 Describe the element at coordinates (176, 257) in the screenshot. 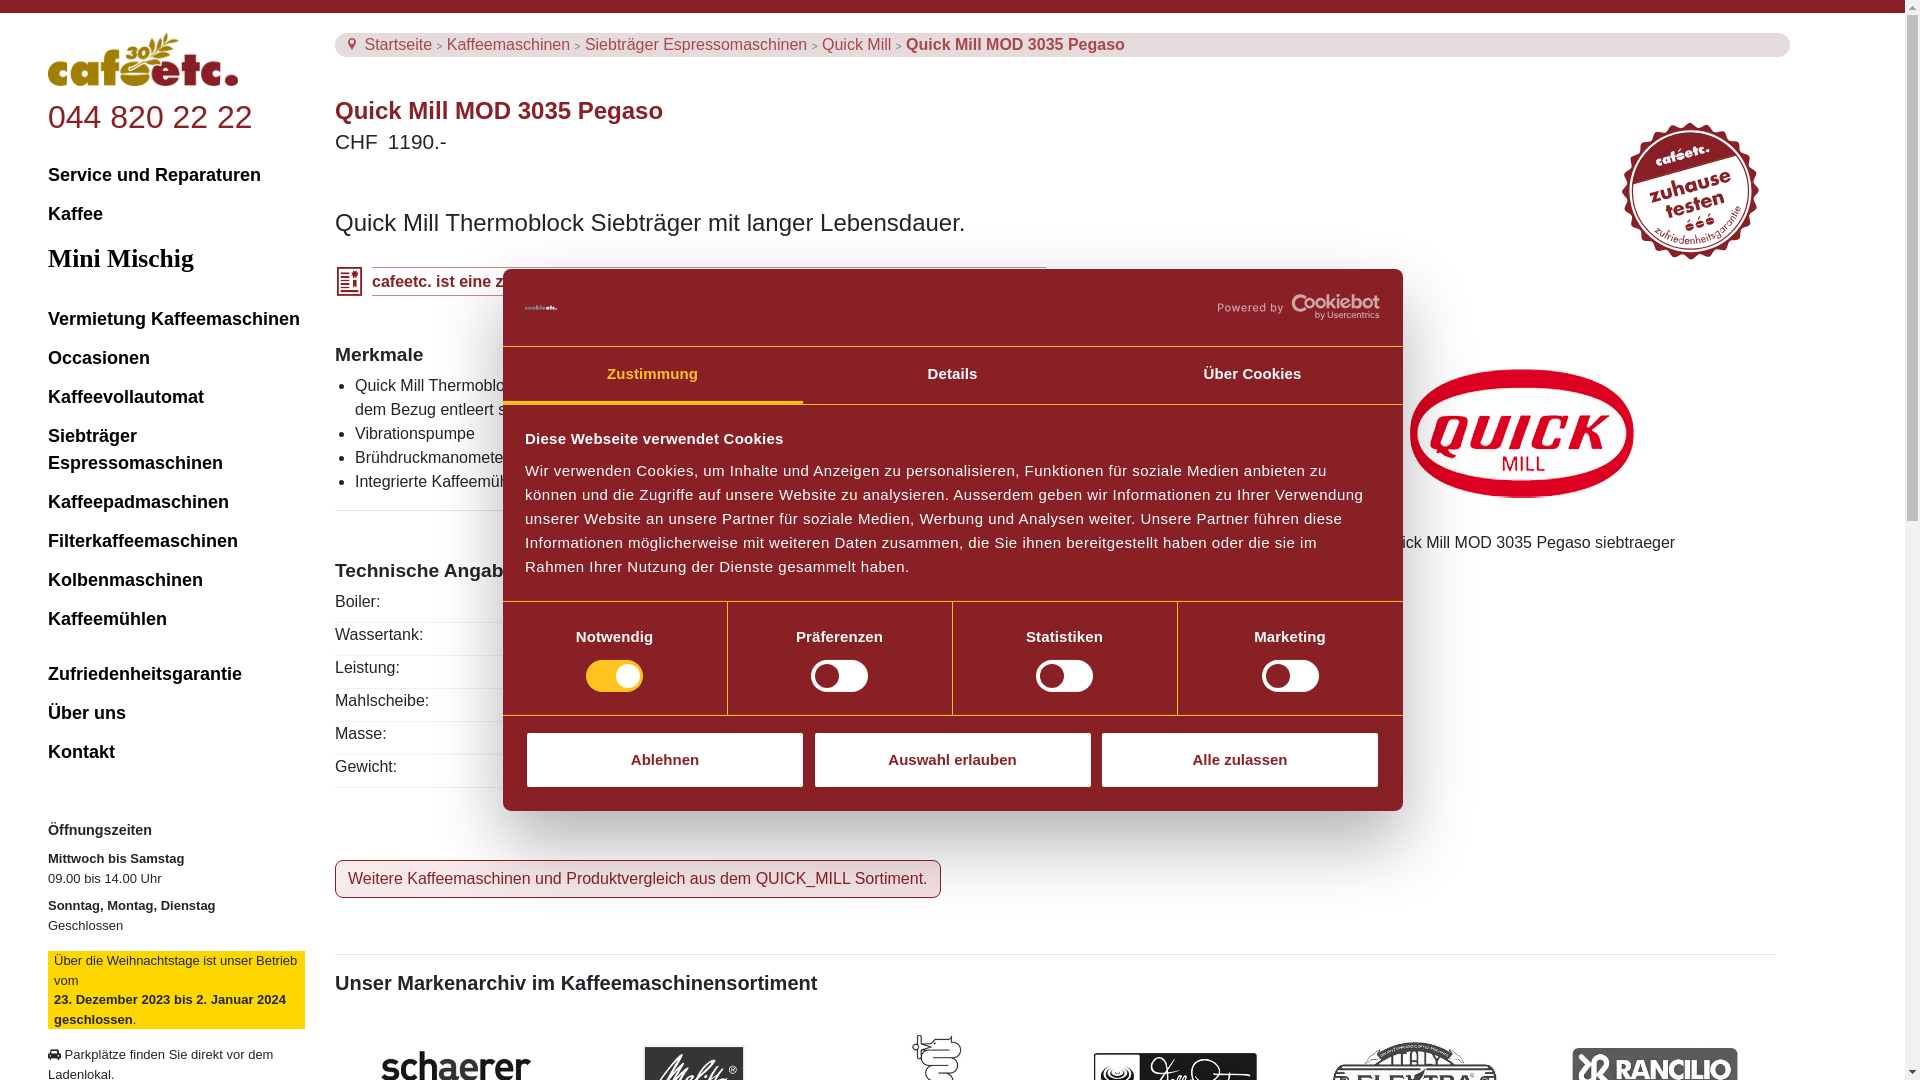

I see `'Mini Mischig'` at that location.